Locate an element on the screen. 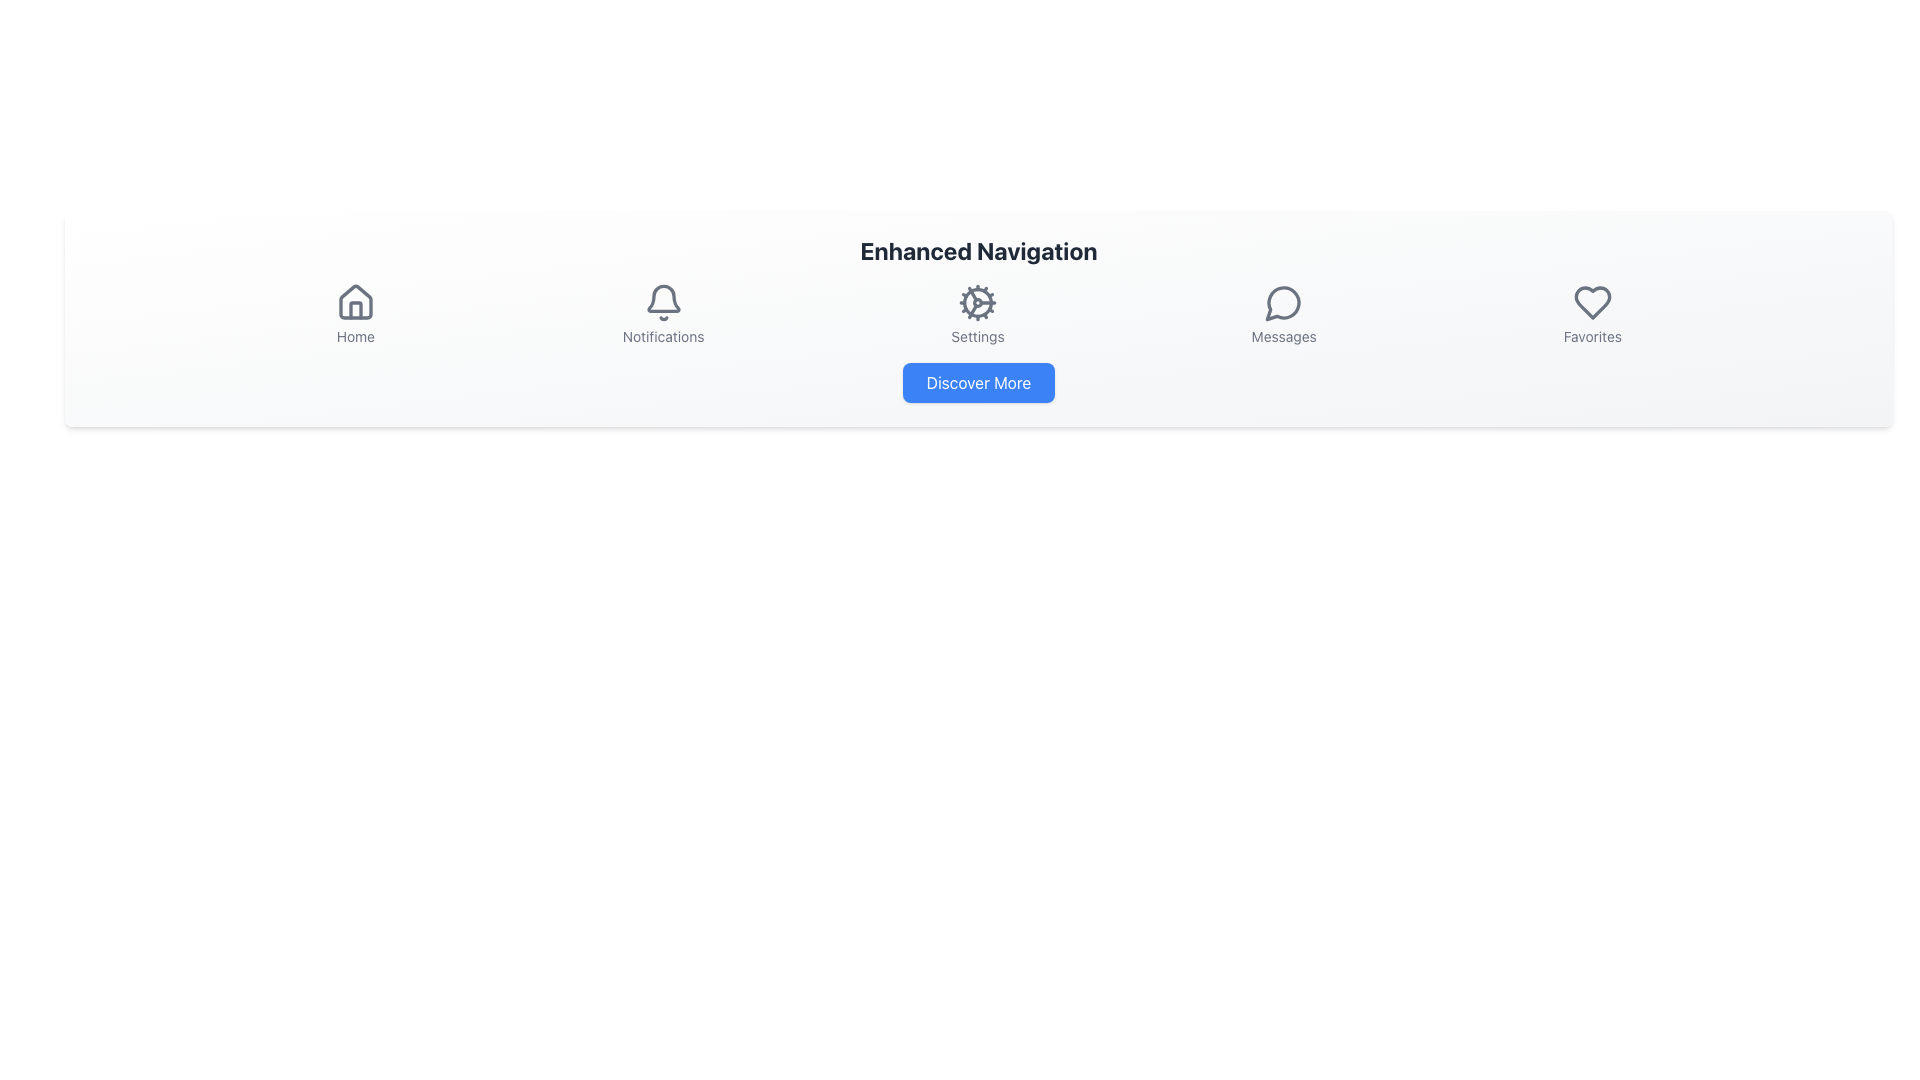  the circular cogwheel icon representing the 'Settings' option located centrally in the interface is located at coordinates (978, 303).